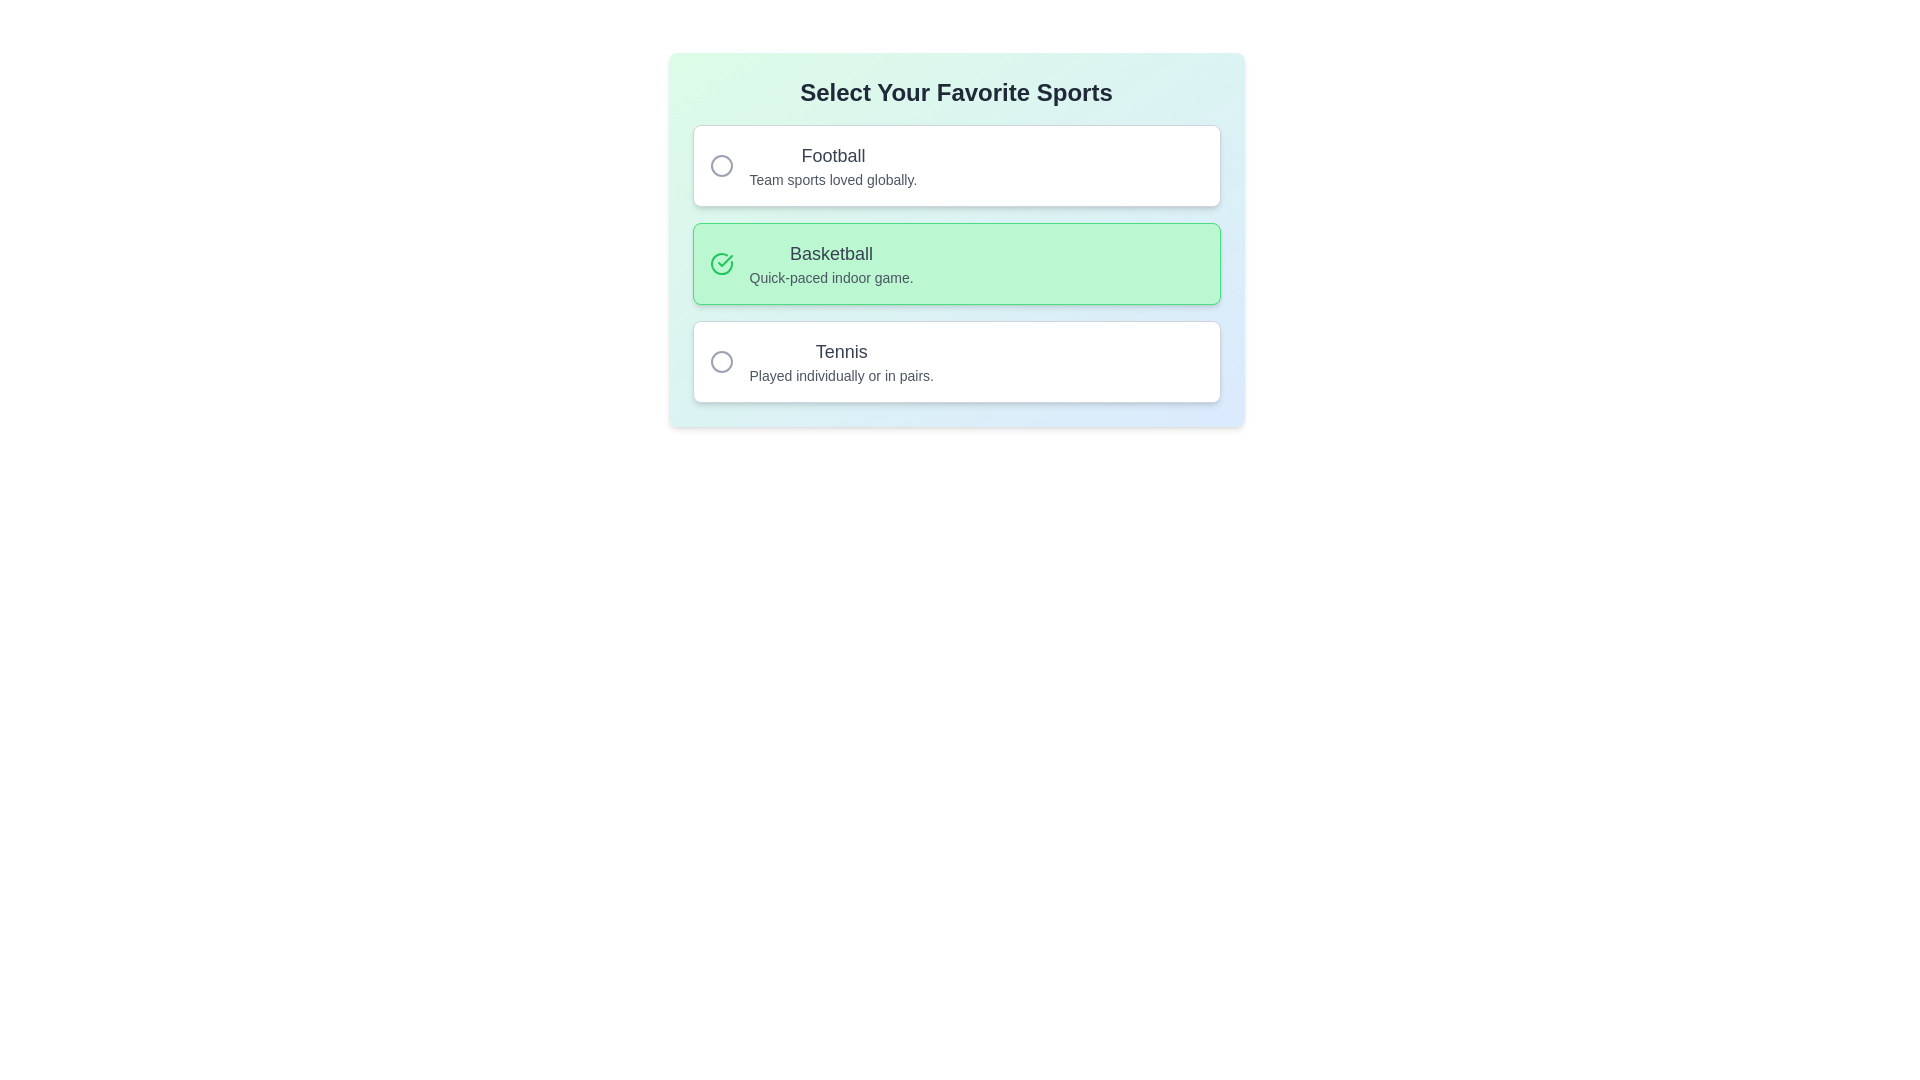 The height and width of the screenshot is (1080, 1920). I want to click on information displayed in the 'Basketball' text label, which is centrally aligned within the selectable option in the 'Select Your Favorite Sports' list, so click(831, 262).